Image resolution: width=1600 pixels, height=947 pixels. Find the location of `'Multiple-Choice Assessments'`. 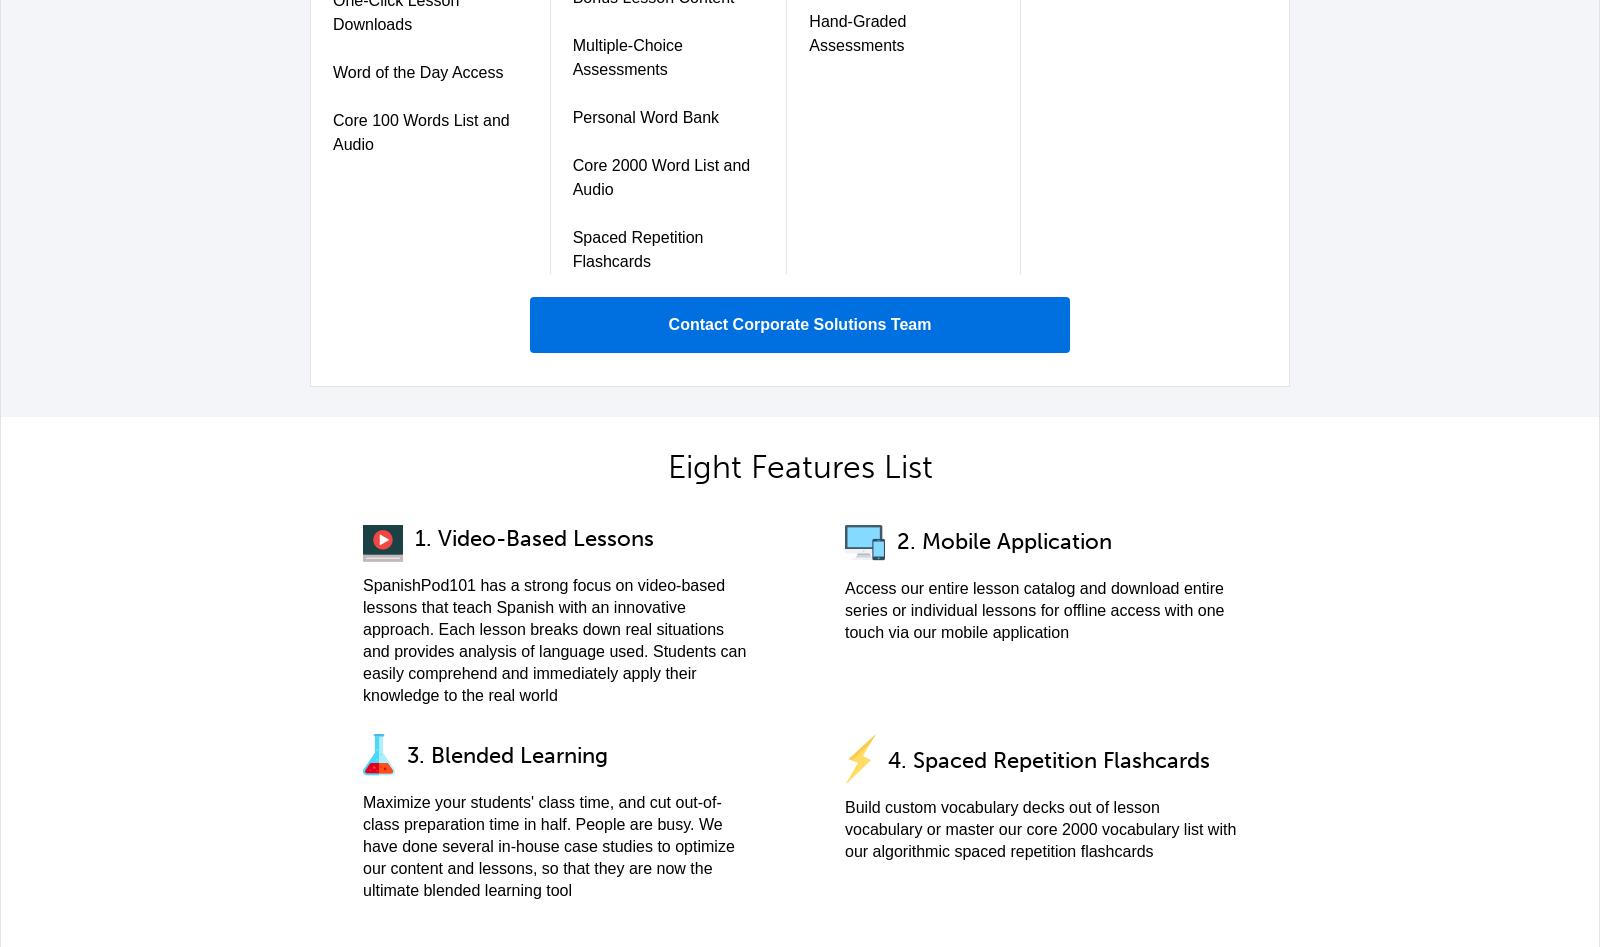

'Multiple-Choice Assessments' is located at coordinates (571, 57).